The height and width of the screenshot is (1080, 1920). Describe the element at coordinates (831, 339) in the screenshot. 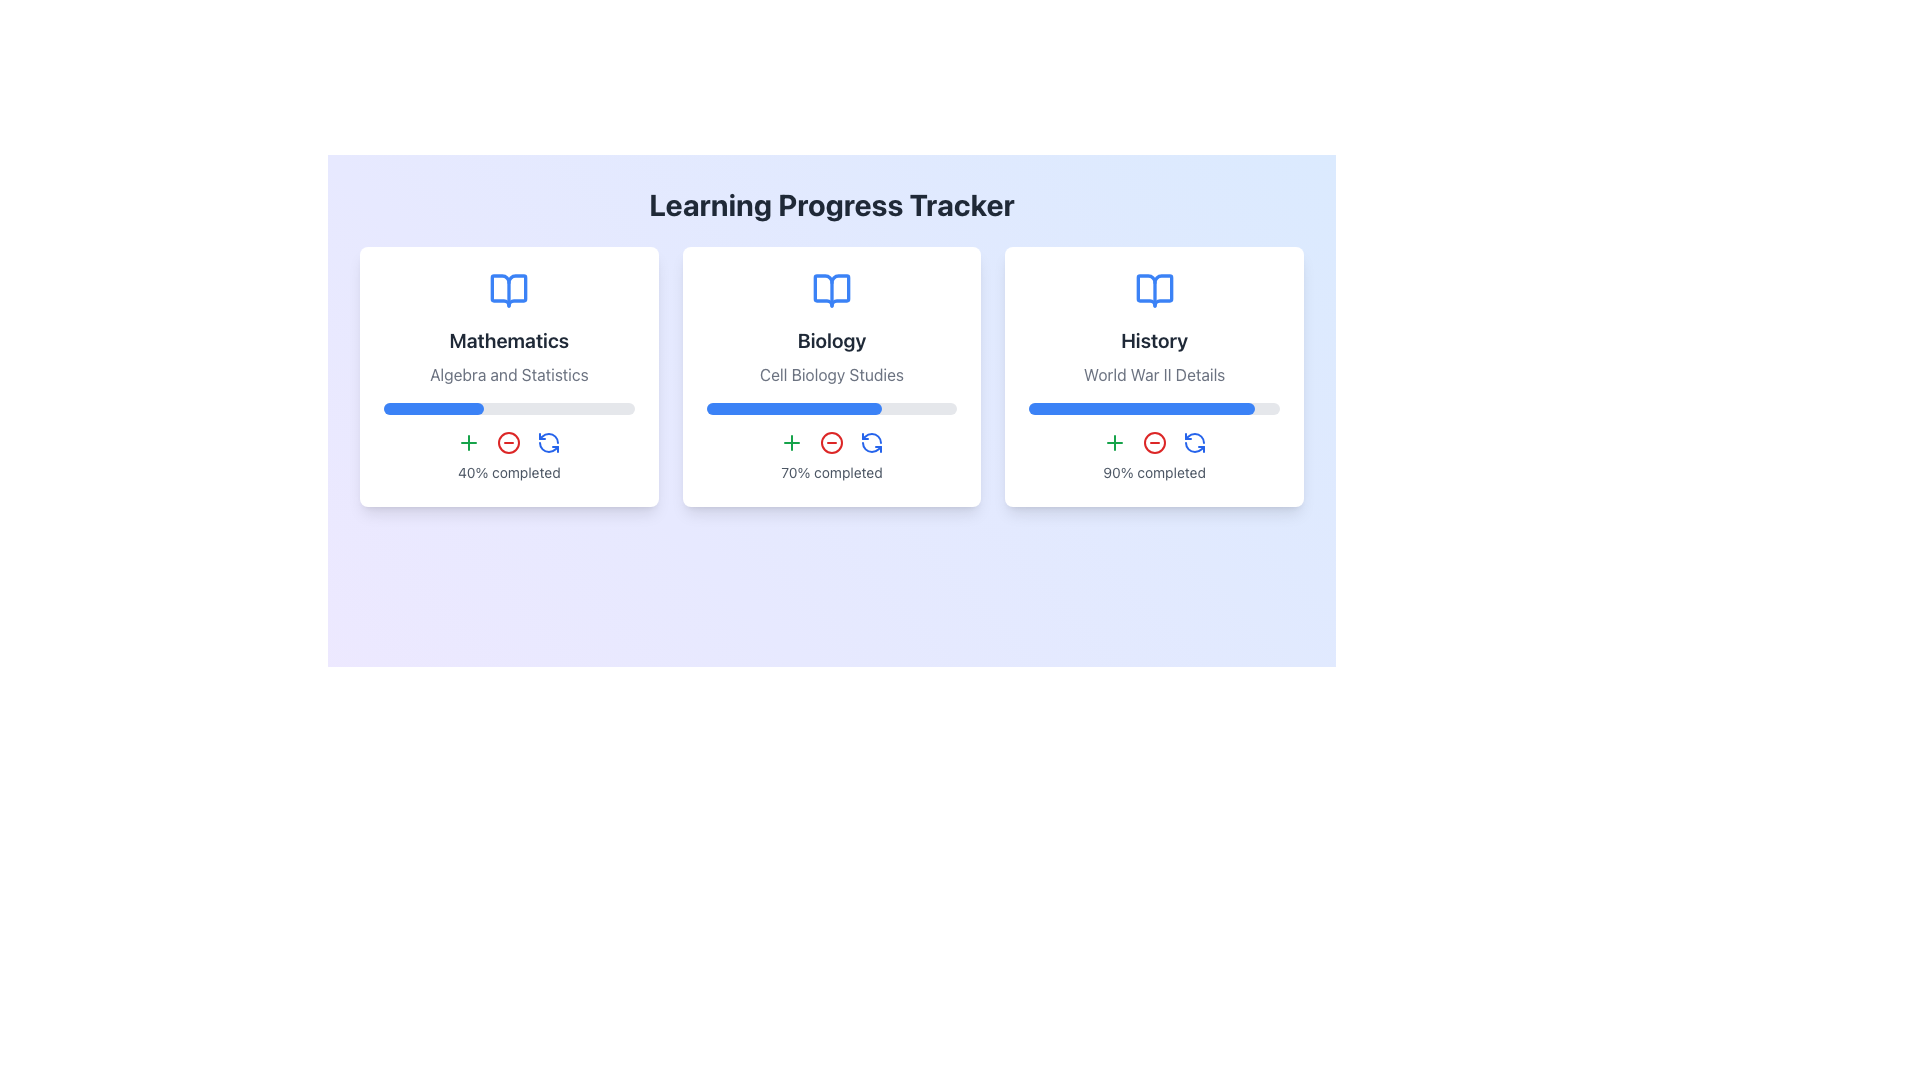

I see `the primary title text label 'Biology' located in the central card, positioned below the blue book icon and above the subtitle 'Cell Biology Studies'` at that location.